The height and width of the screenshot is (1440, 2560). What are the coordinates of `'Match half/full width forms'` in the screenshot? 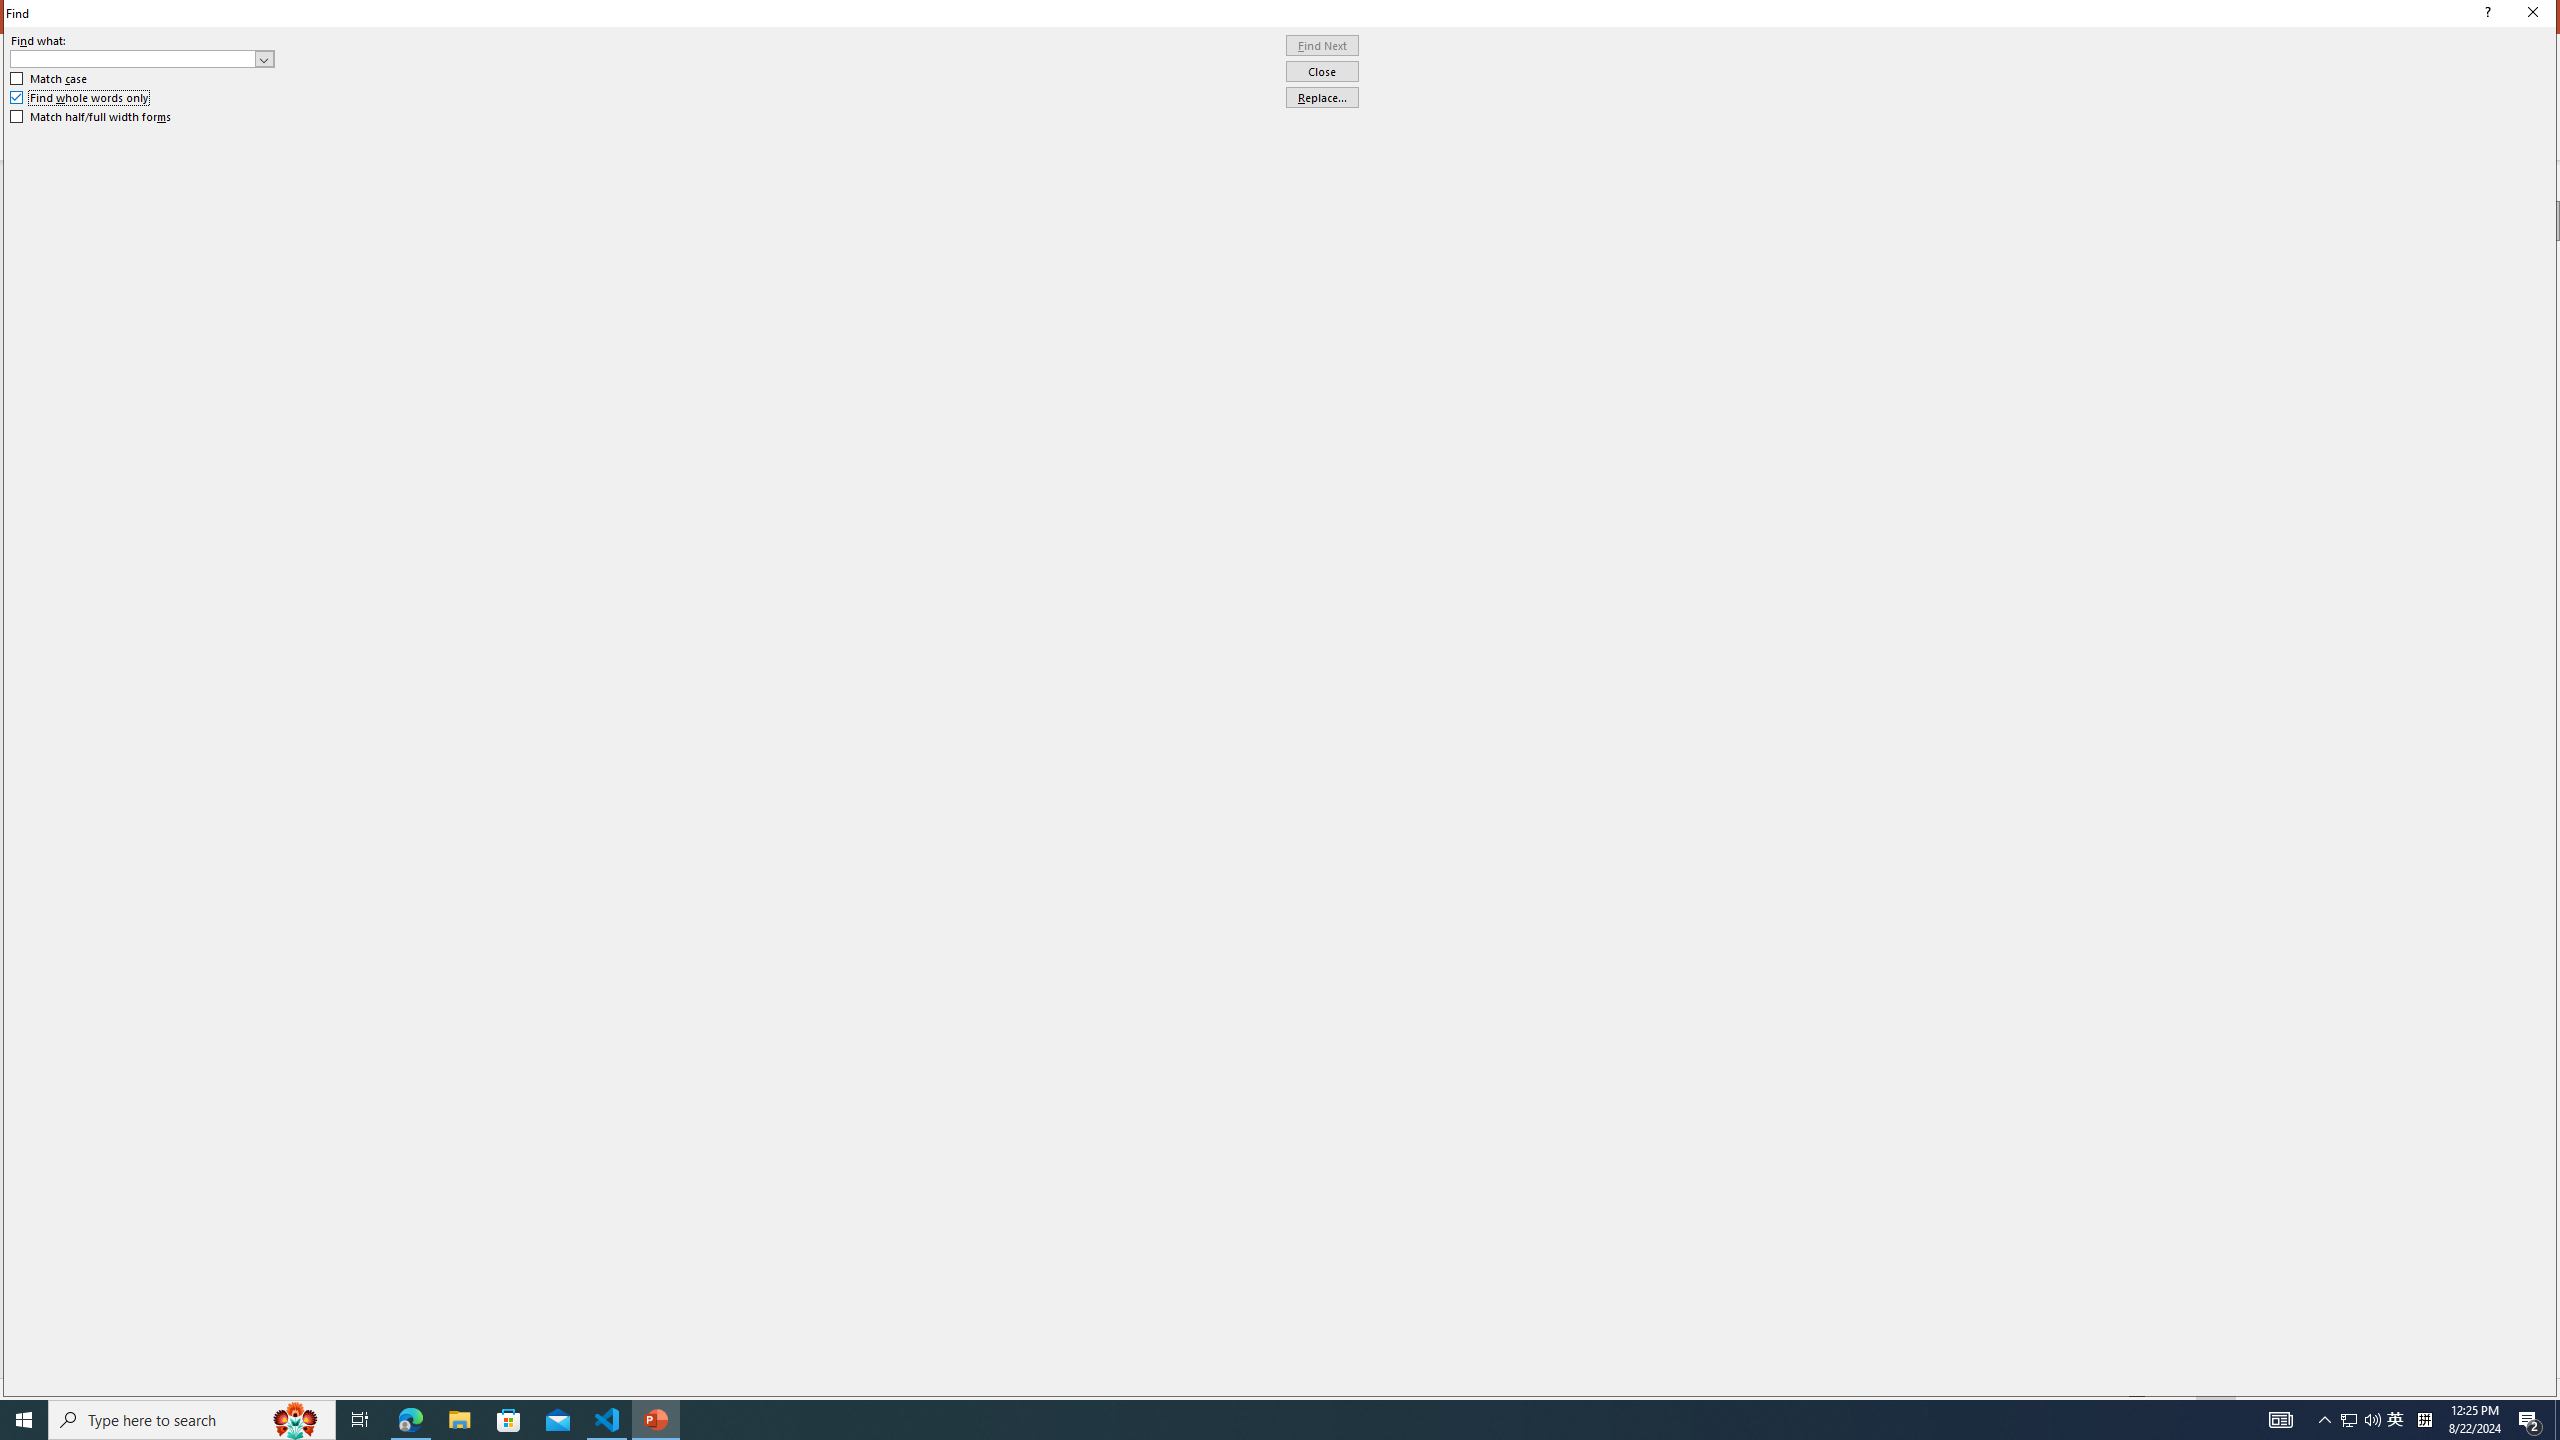 It's located at (91, 116).